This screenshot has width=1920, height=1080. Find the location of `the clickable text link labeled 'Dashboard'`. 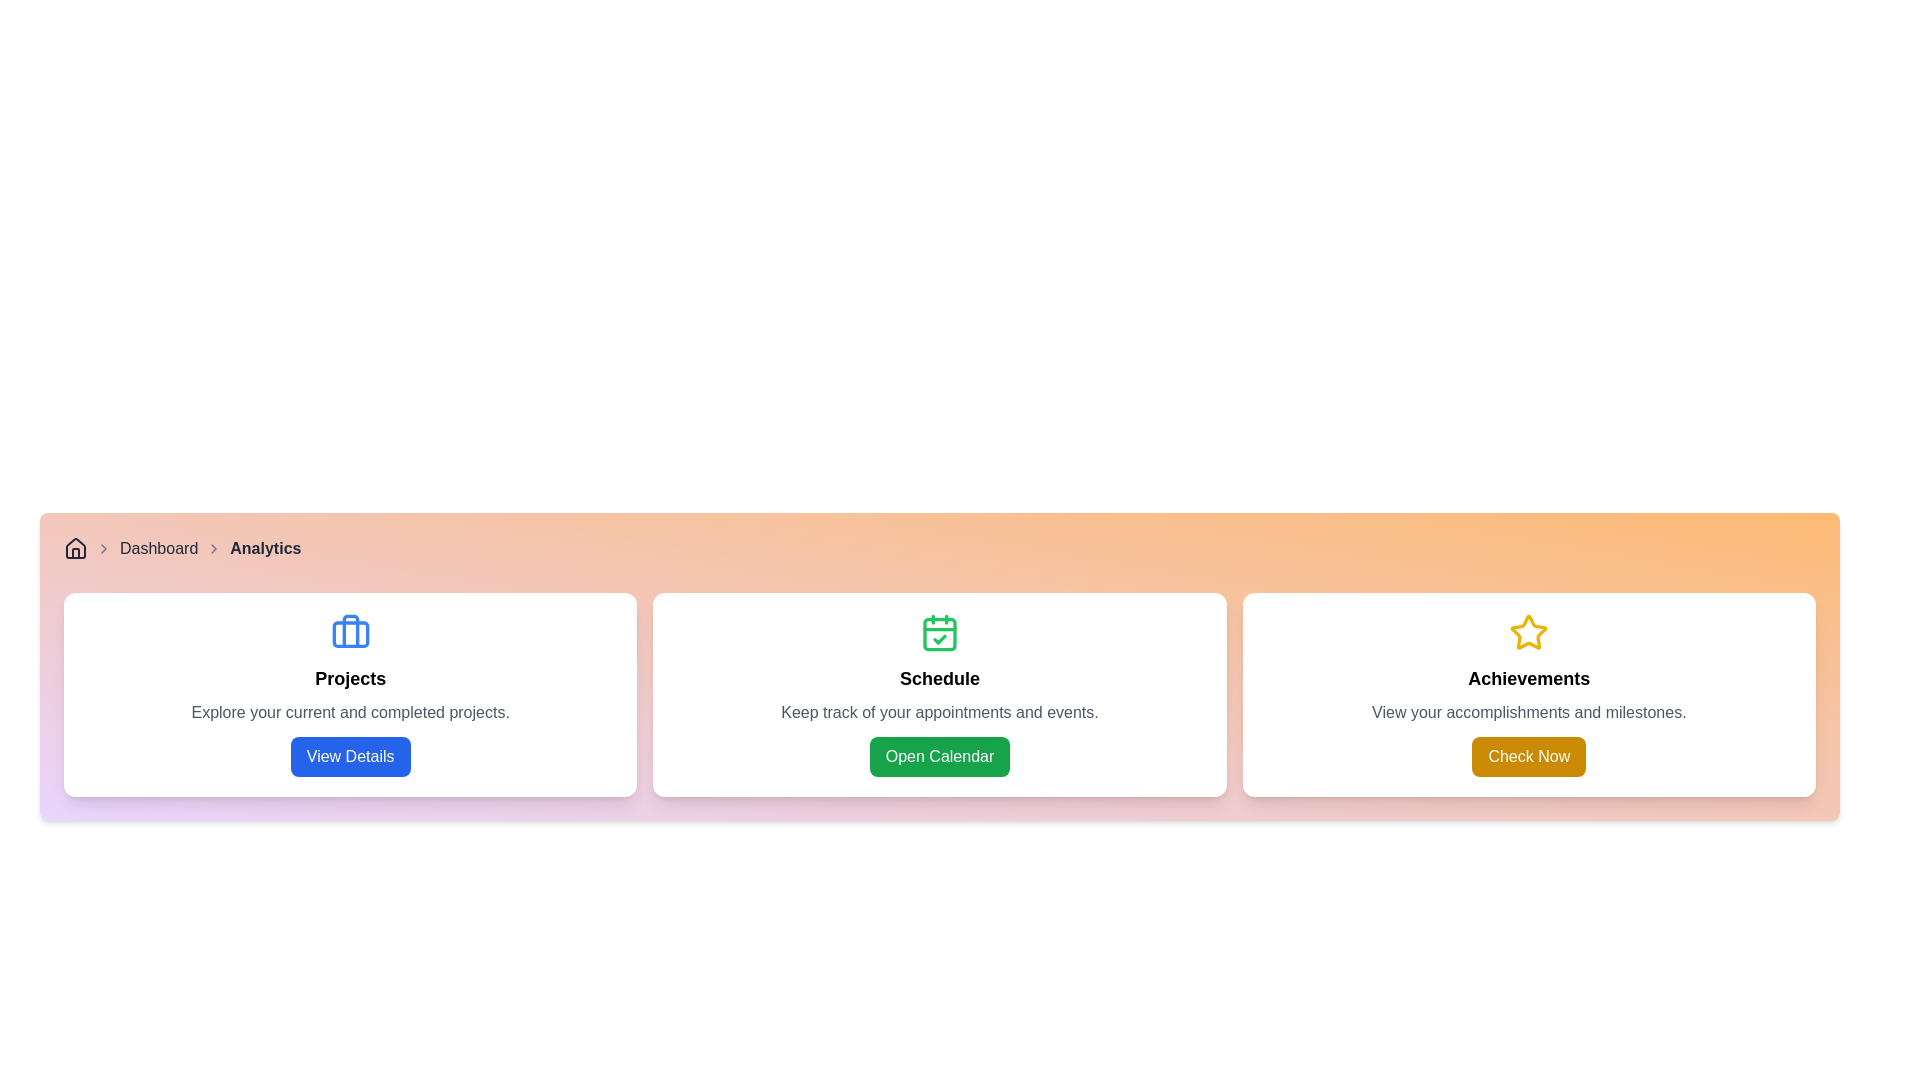

the clickable text link labeled 'Dashboard' is located at coordinates (158, 548).